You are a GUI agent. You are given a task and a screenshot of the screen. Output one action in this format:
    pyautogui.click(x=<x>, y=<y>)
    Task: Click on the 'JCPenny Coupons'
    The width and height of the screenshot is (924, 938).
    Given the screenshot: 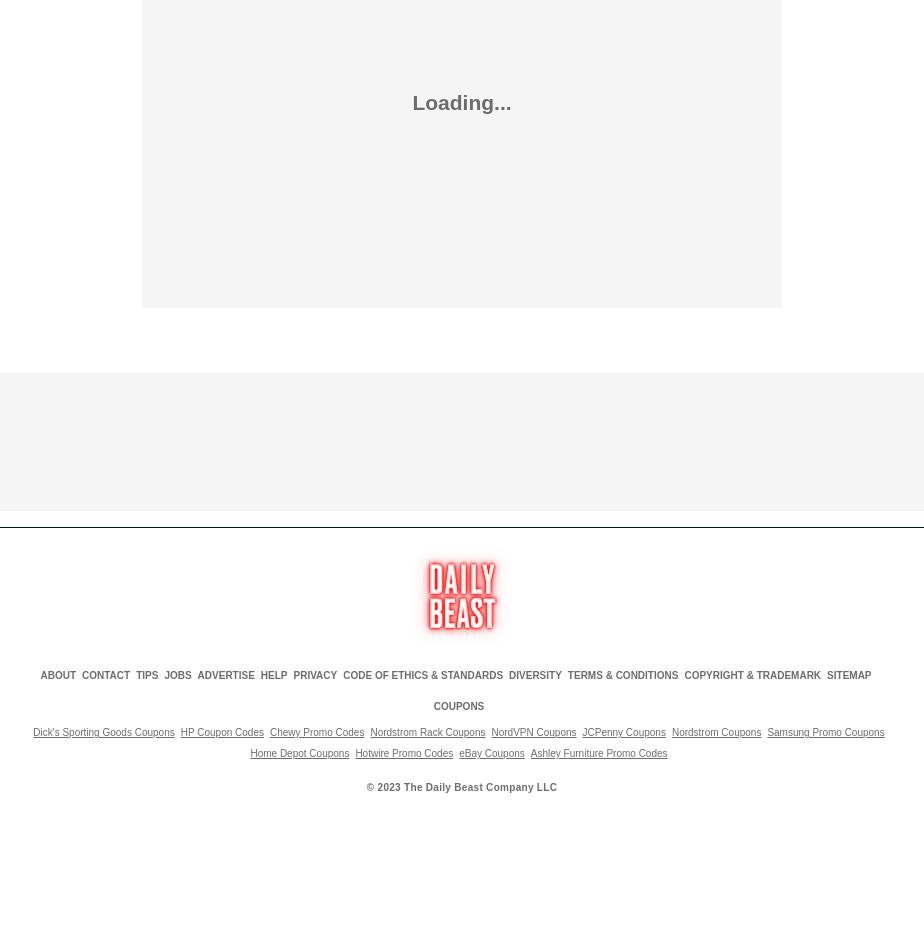 What is the action you would take?
    pyautogui.click(x=623, y=730)
    